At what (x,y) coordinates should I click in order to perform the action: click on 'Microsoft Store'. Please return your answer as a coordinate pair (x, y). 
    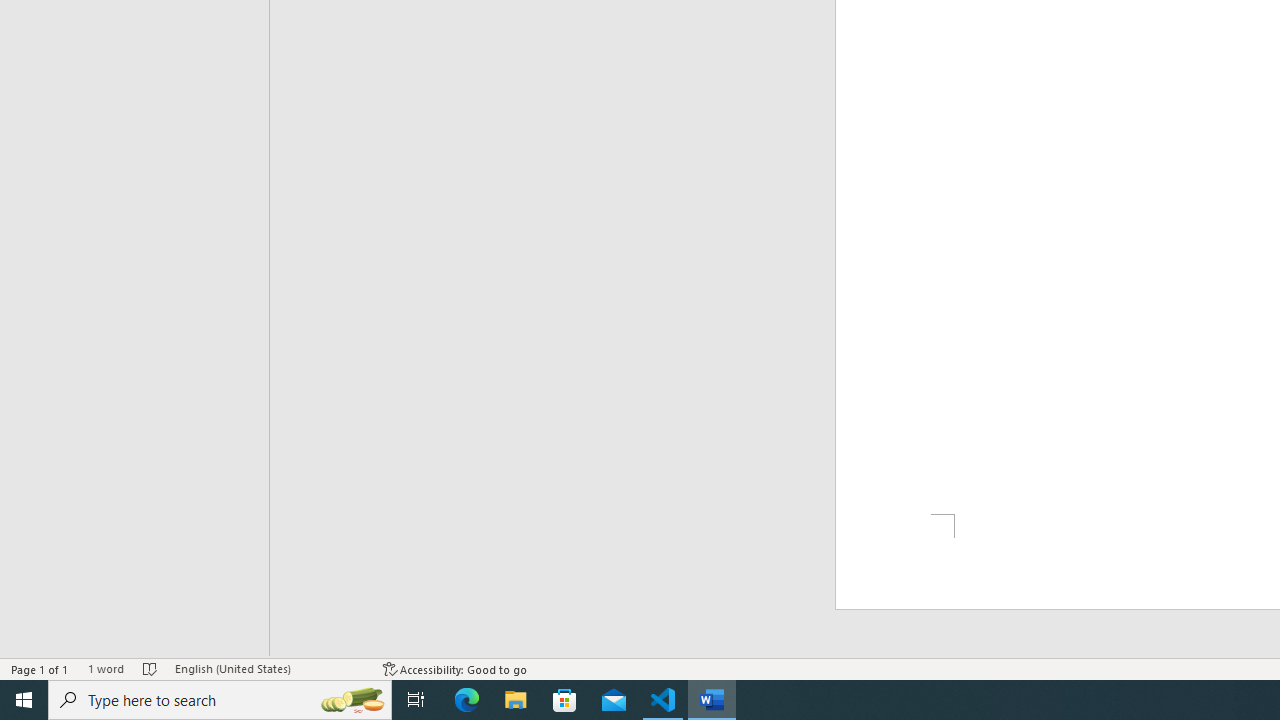
    Looking at the image, I should click on (564, 698).